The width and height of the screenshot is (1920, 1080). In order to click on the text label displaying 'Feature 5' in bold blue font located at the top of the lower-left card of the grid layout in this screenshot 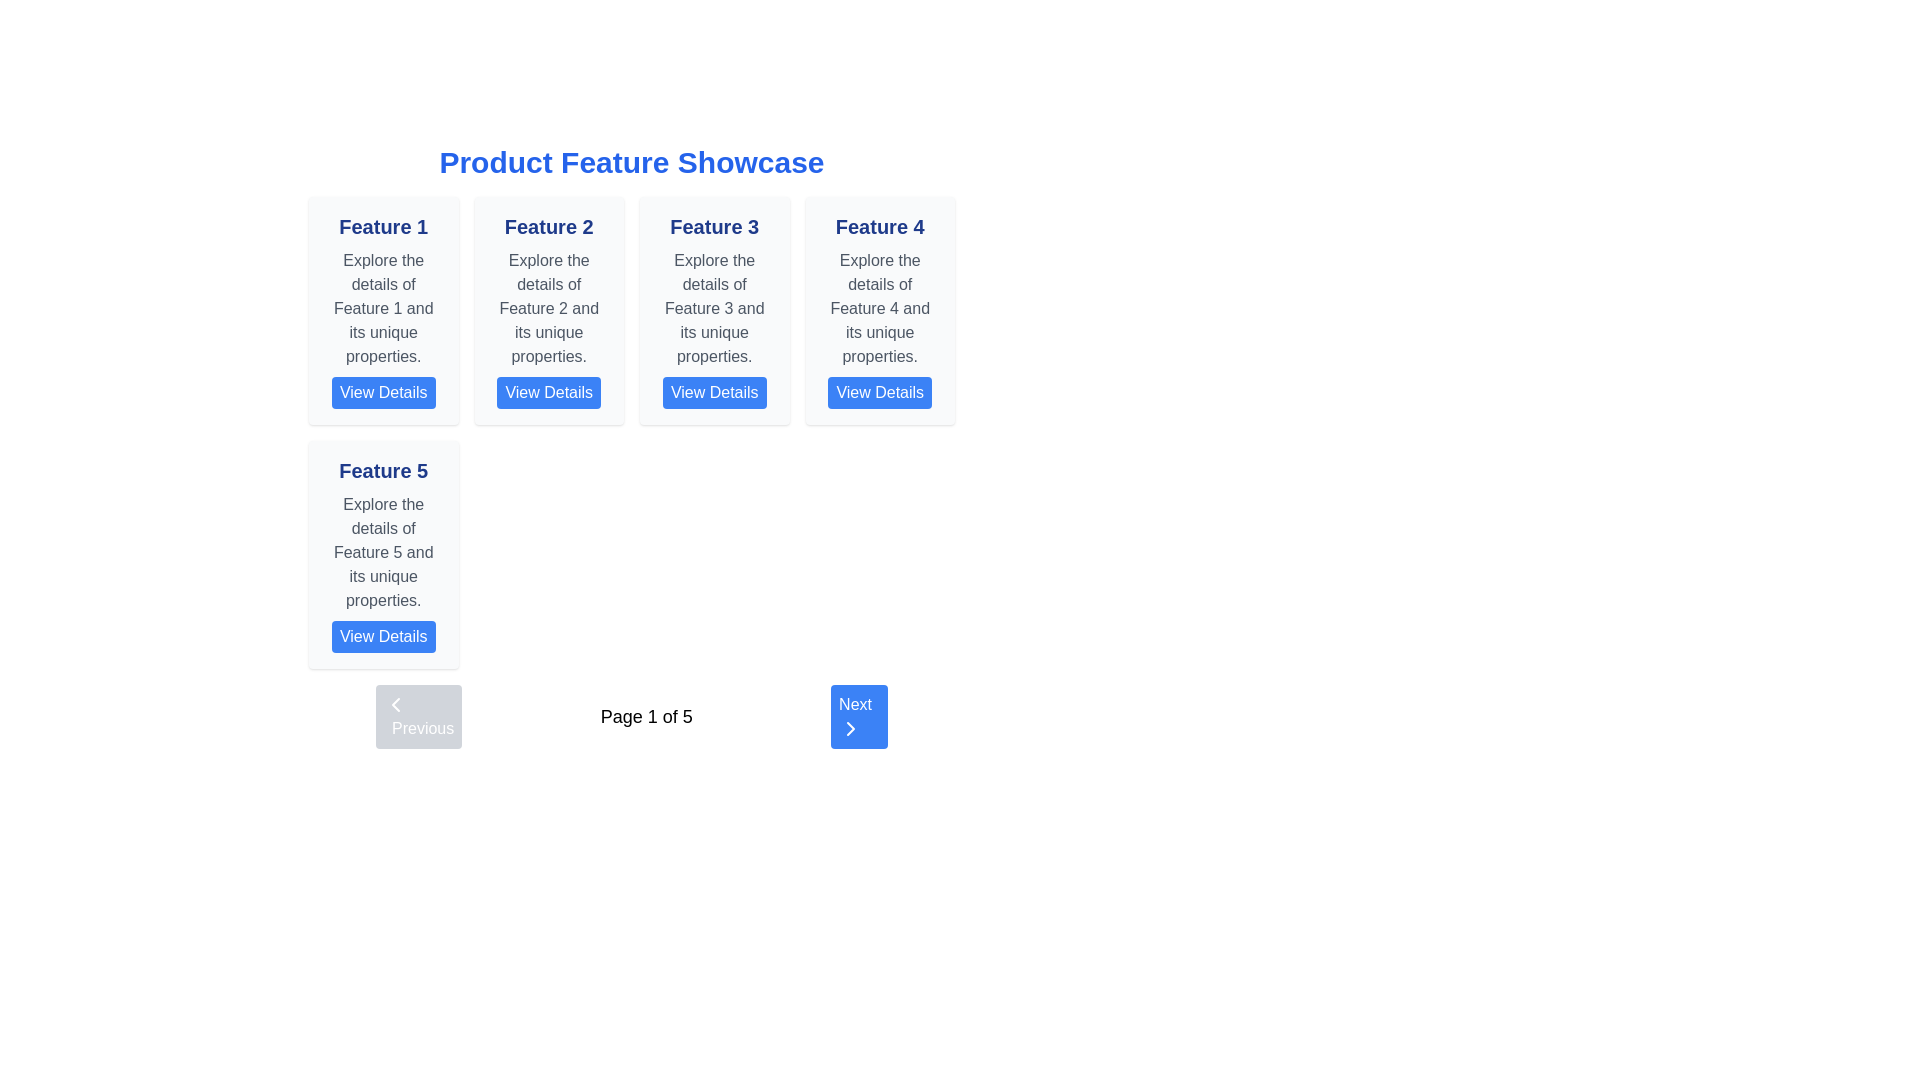, I will do `click(383, 470)`.